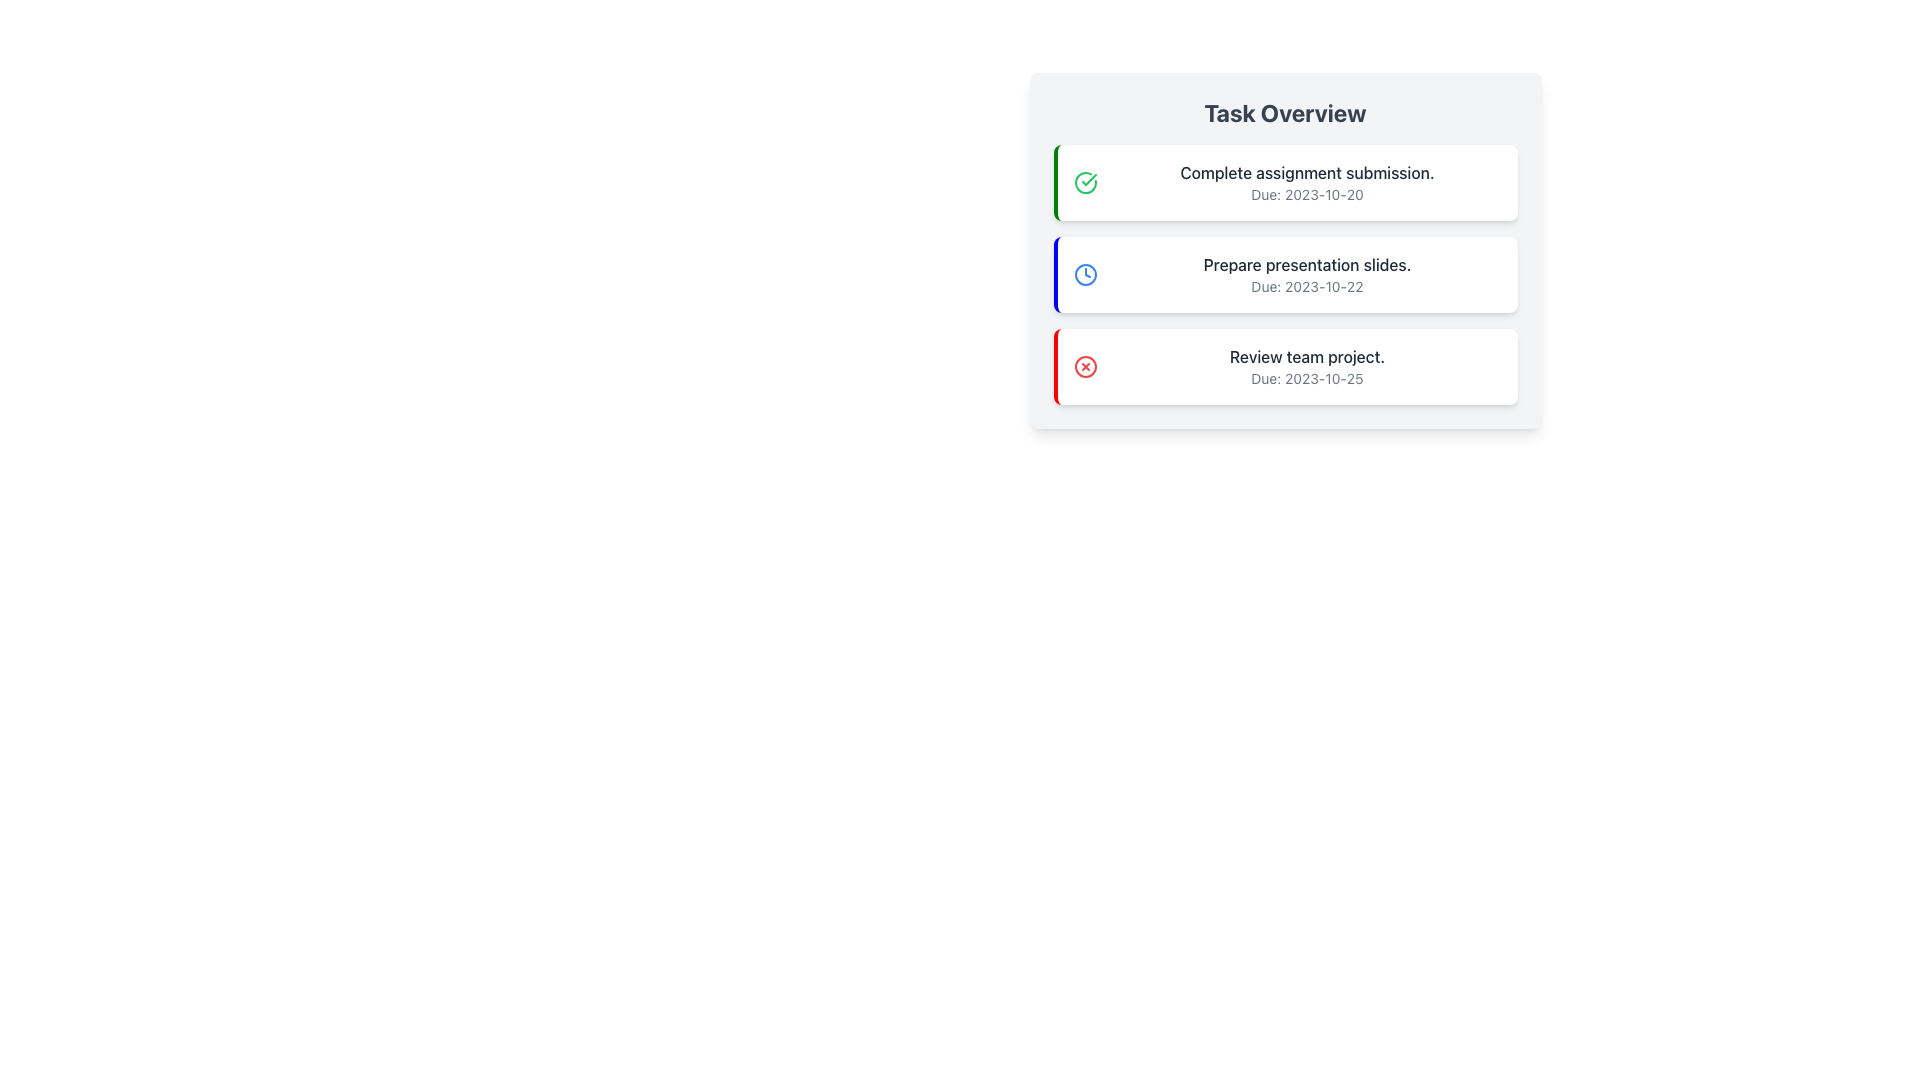 The image size is (1920, 1080). What do you see at coordinates (1307, 286) in the screenshot?
I see `the text label indicating the due date for the task 'Prepare presentation slides' in the second task entry of the 'Task Overview' section` at bounding box center [1307, 286].